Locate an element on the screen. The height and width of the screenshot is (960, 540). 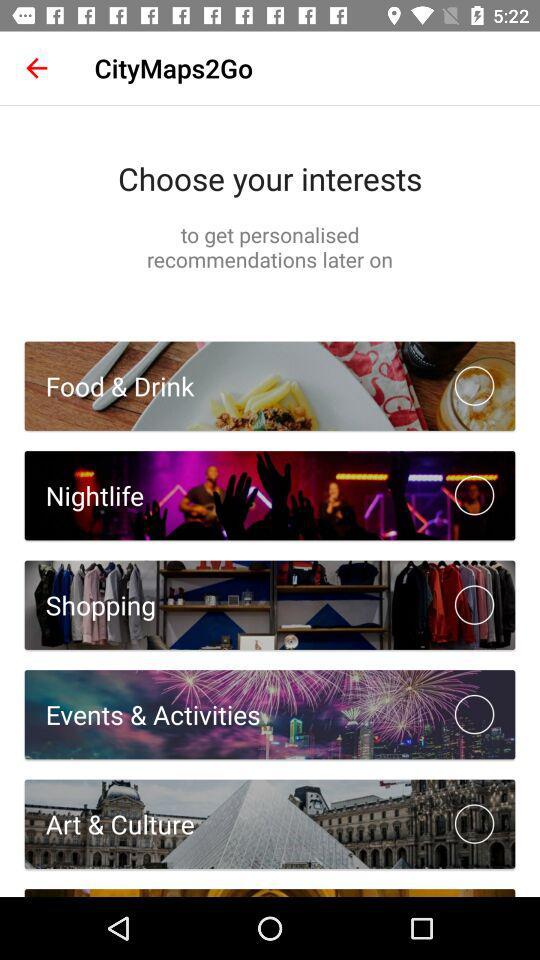
item below choose your interests is located at coordinates (270, 246).